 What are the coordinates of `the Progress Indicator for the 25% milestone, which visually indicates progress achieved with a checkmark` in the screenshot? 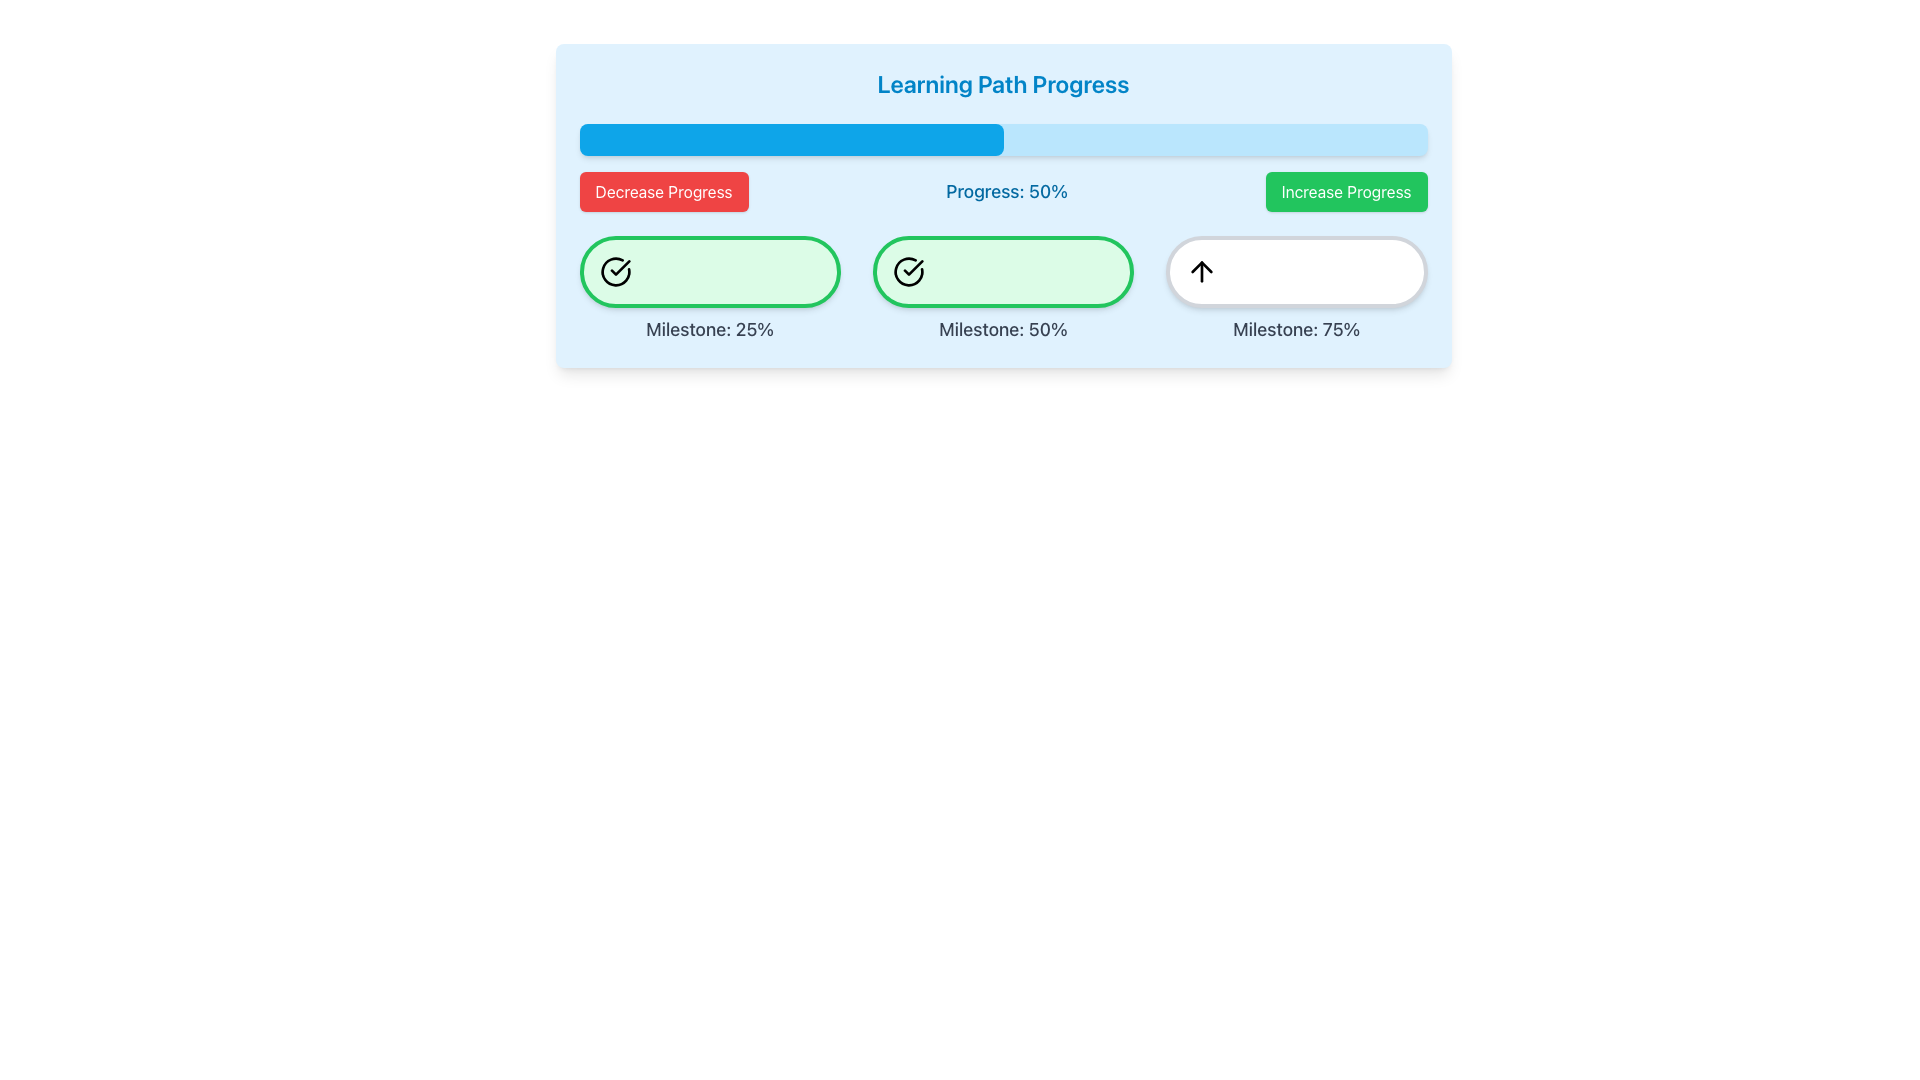 It's located at (710, 272).